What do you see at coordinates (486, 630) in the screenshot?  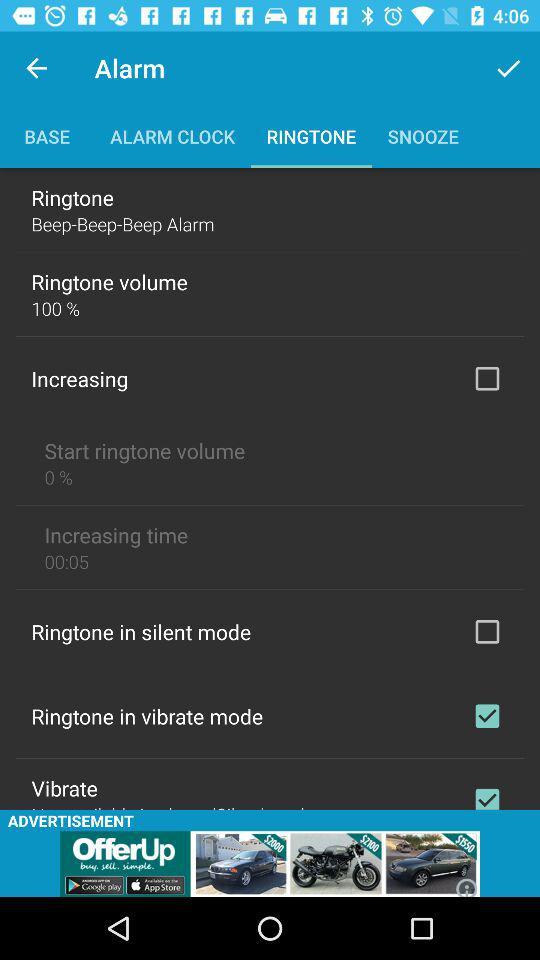 I see `ringtone in silent mode` at bounding box center [486, 630].